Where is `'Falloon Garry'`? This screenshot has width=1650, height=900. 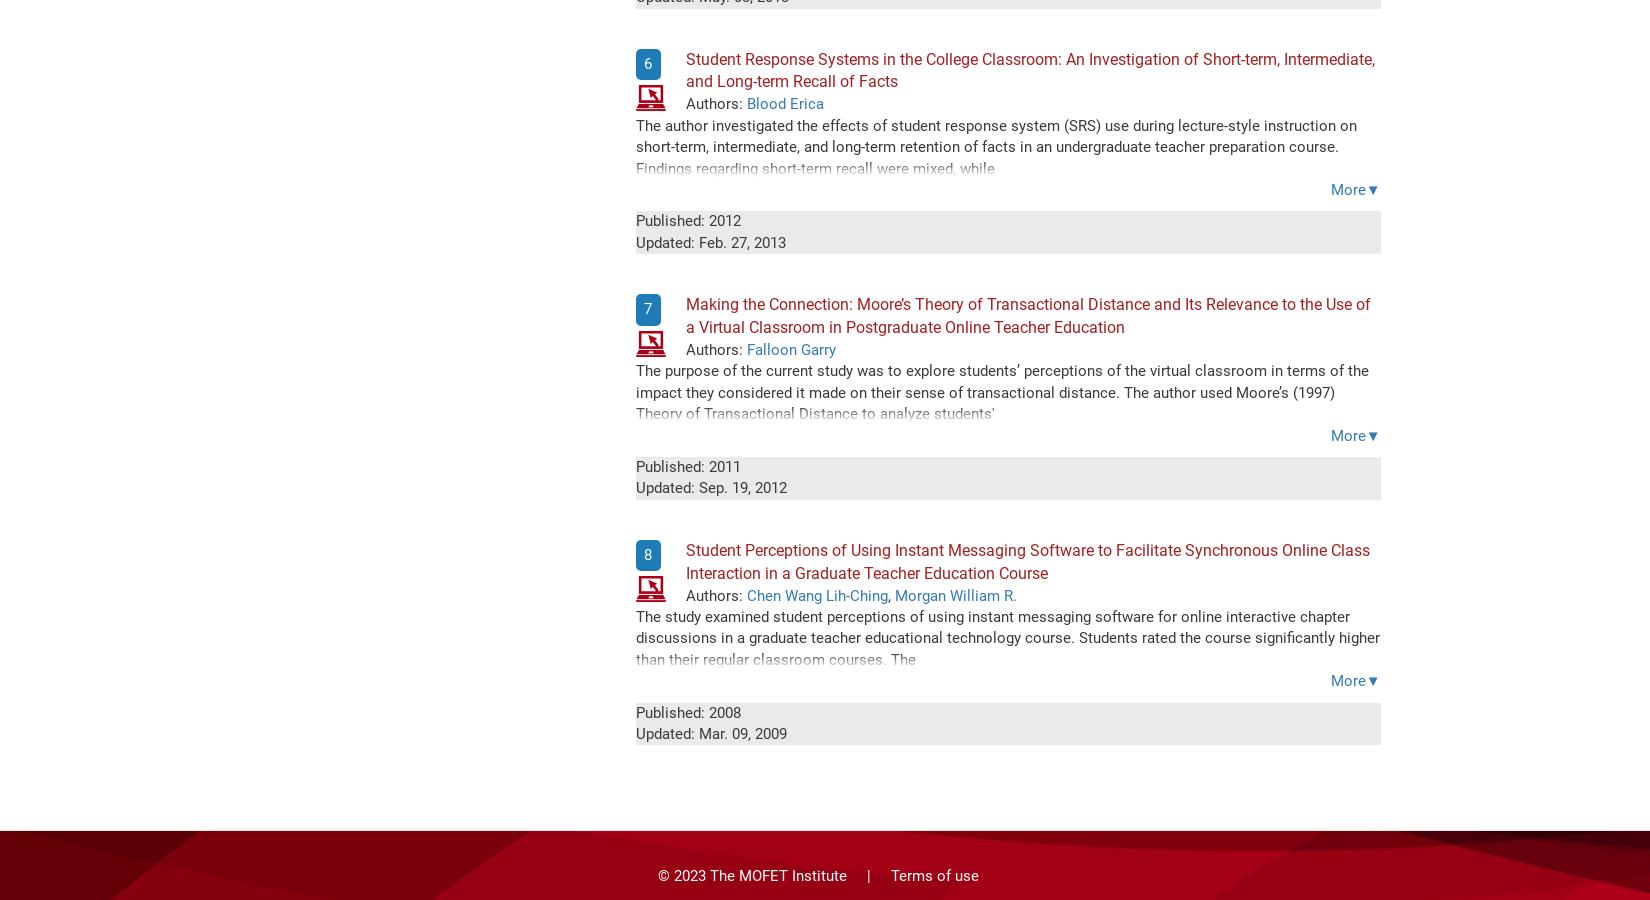
'Falloon Garry' is located at coordinates (789, 349).